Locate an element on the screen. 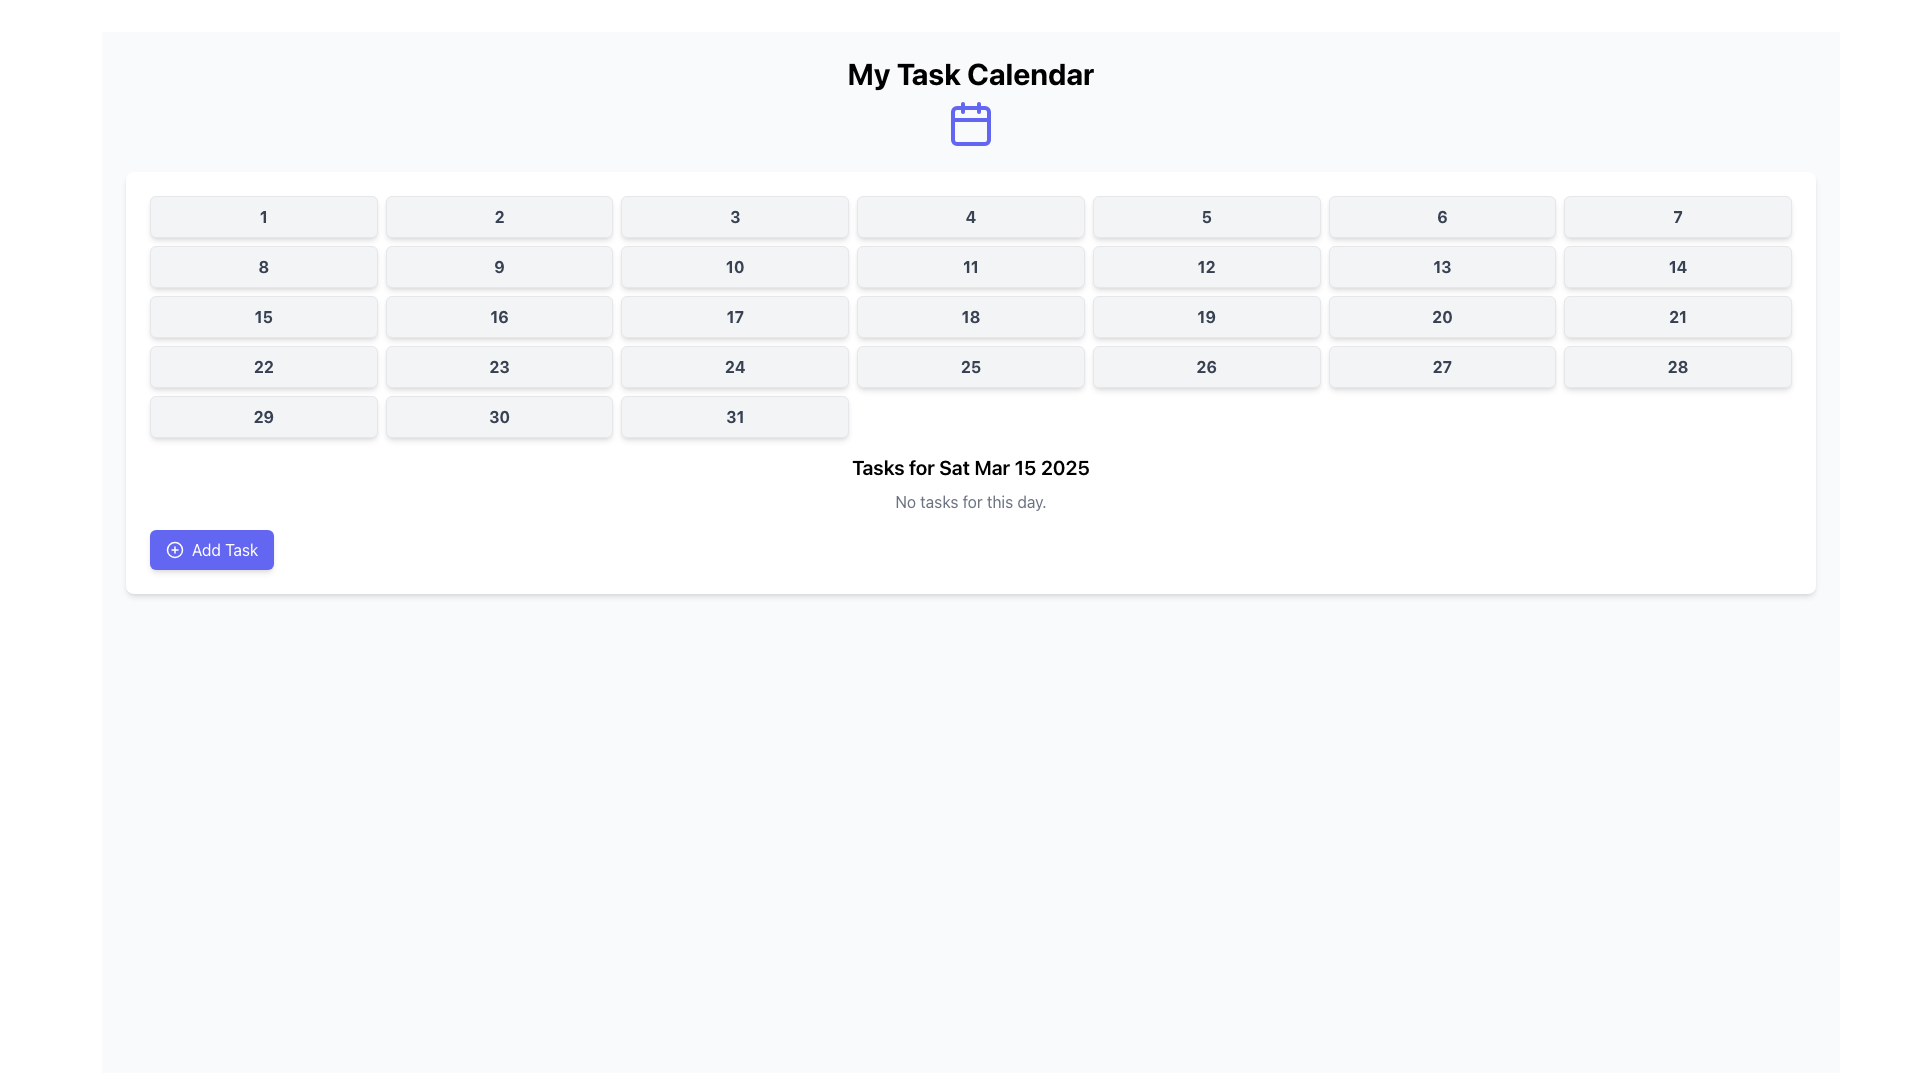 This screenshot has width=1920, height=1080. the calendar date button located in the second row, fourth column of a grid layout, to interact with it is located at coordinates (970, 265).